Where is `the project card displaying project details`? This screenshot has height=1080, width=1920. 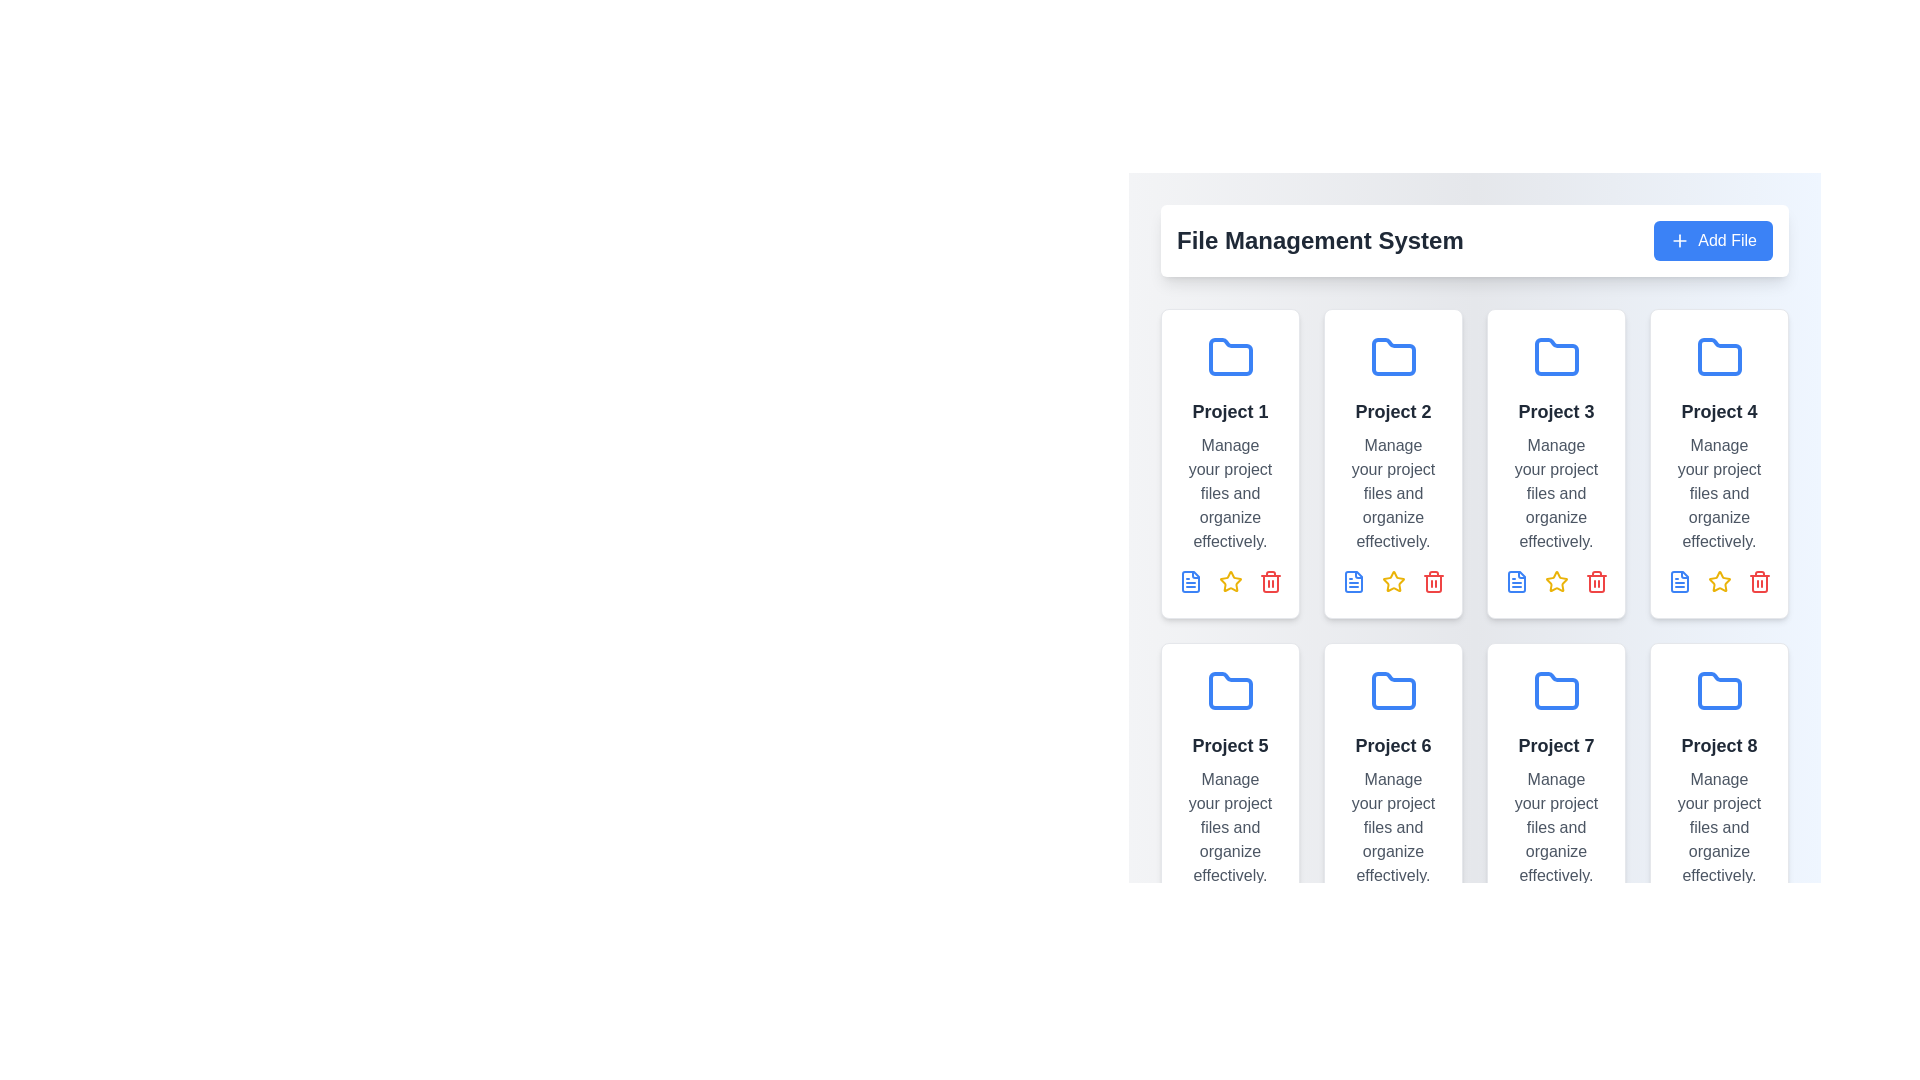
the project card displaying project details is located at coordinates (1555, 797).